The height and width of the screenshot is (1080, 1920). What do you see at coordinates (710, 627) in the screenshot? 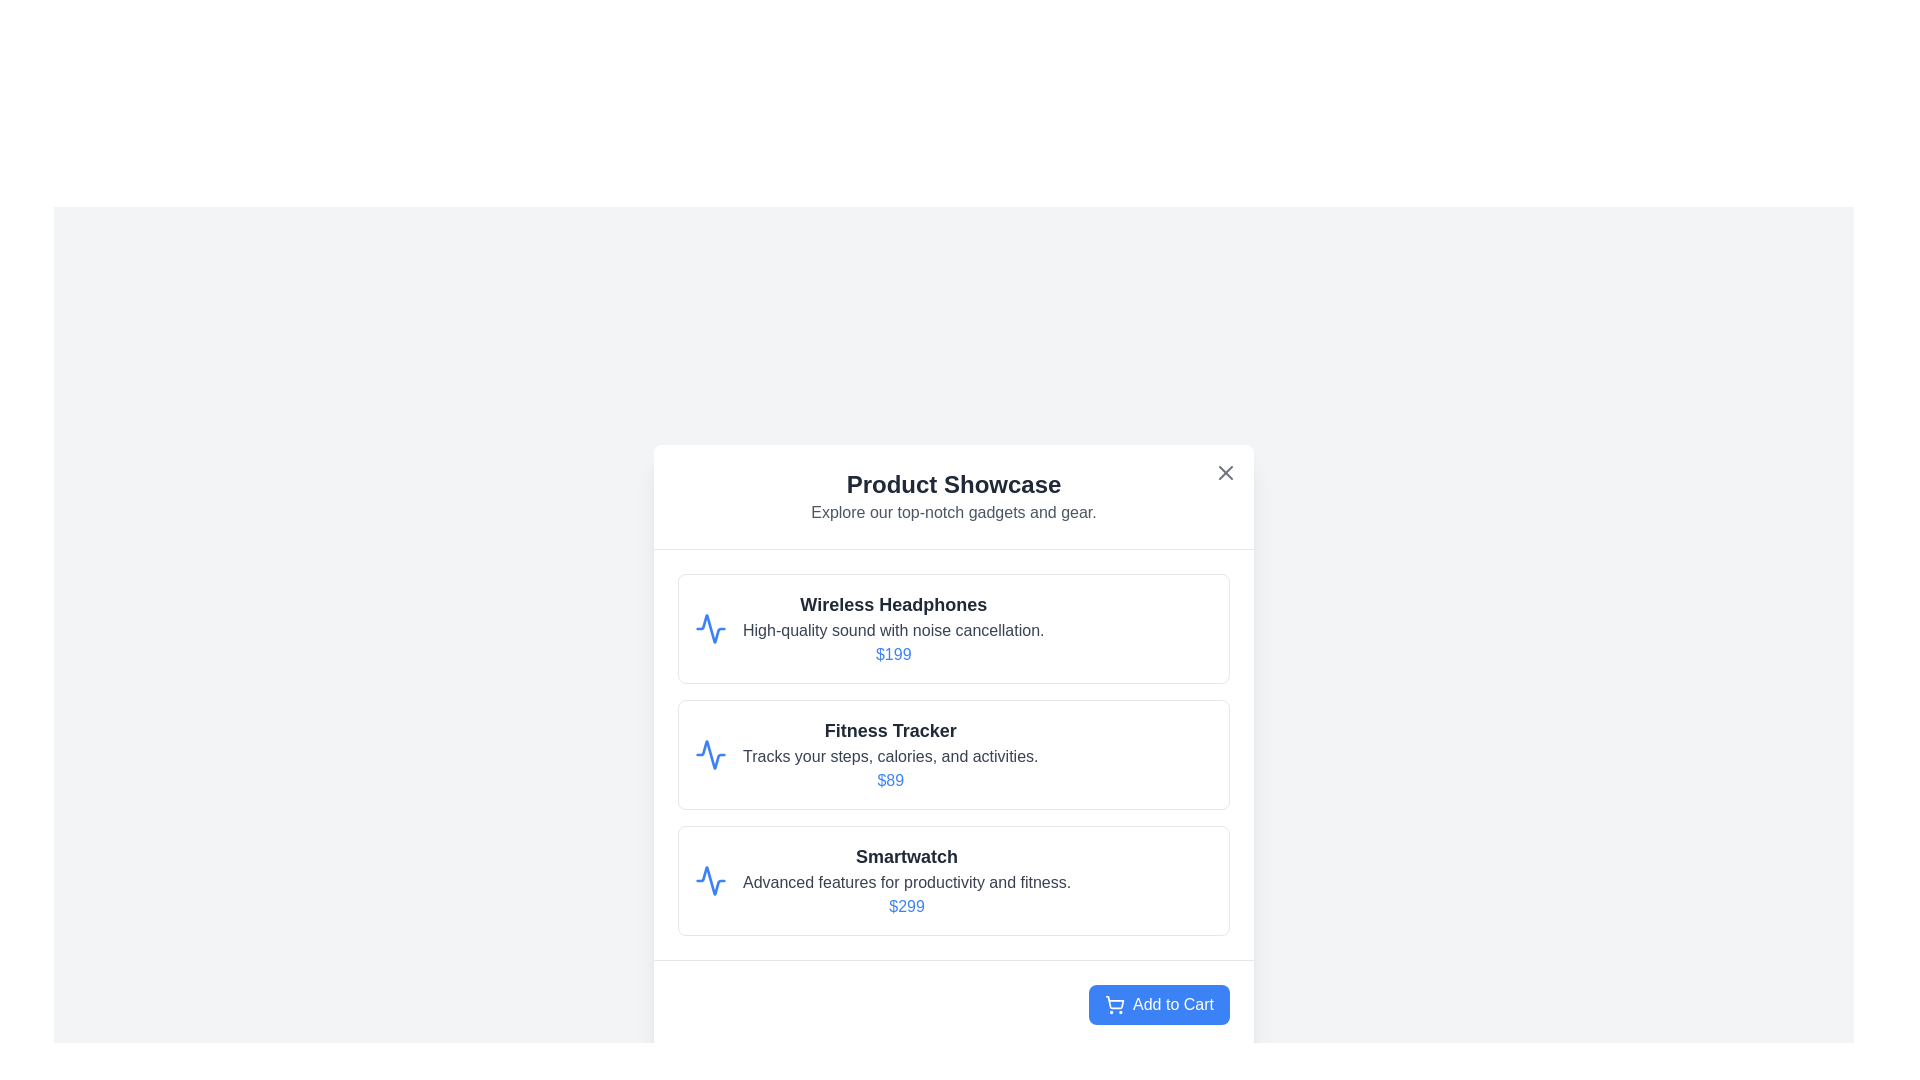
I see `the SVG graphic icon representing the 'Wireless Headphones' in the left part of the first product description section of the modal window` at bounding box center [710, 627].